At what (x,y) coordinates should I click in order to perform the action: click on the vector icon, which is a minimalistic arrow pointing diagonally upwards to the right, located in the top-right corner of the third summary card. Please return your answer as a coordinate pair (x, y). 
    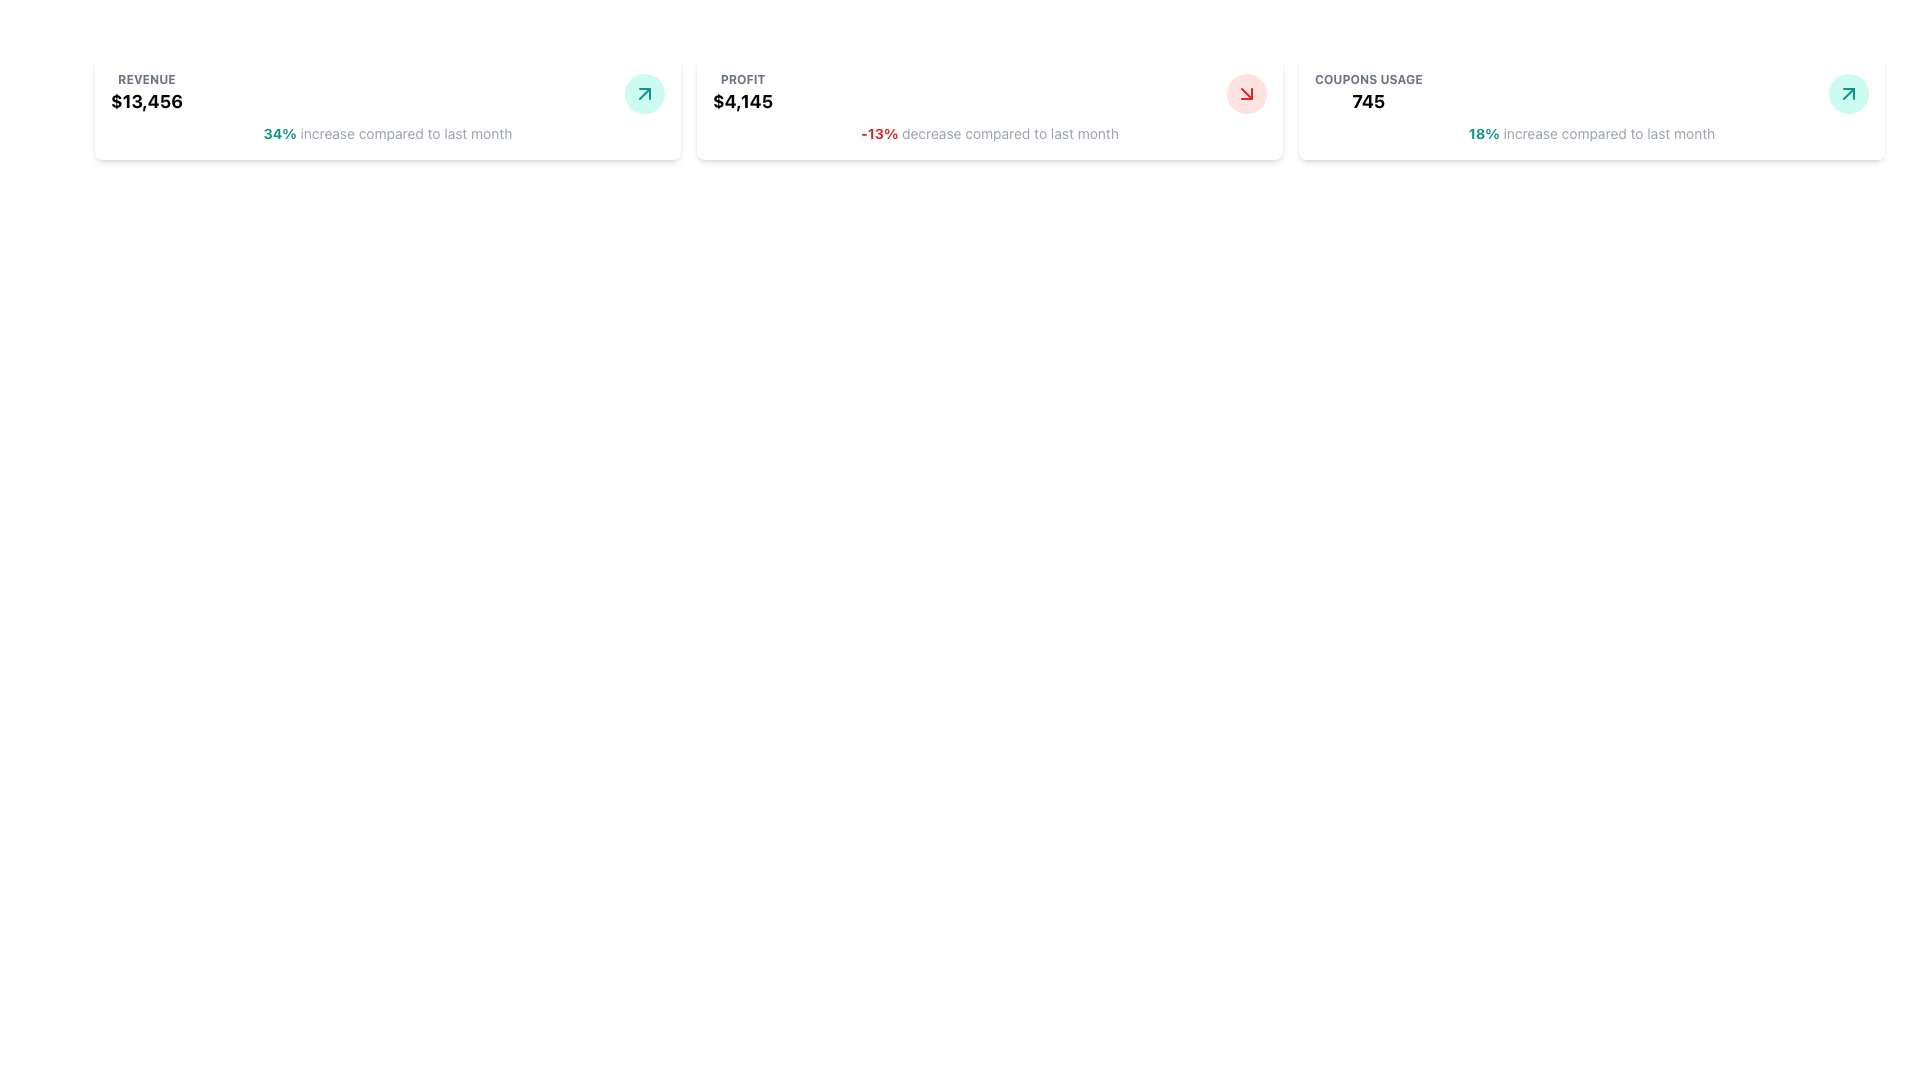
    Looking at the image, I should click on (644, 93).